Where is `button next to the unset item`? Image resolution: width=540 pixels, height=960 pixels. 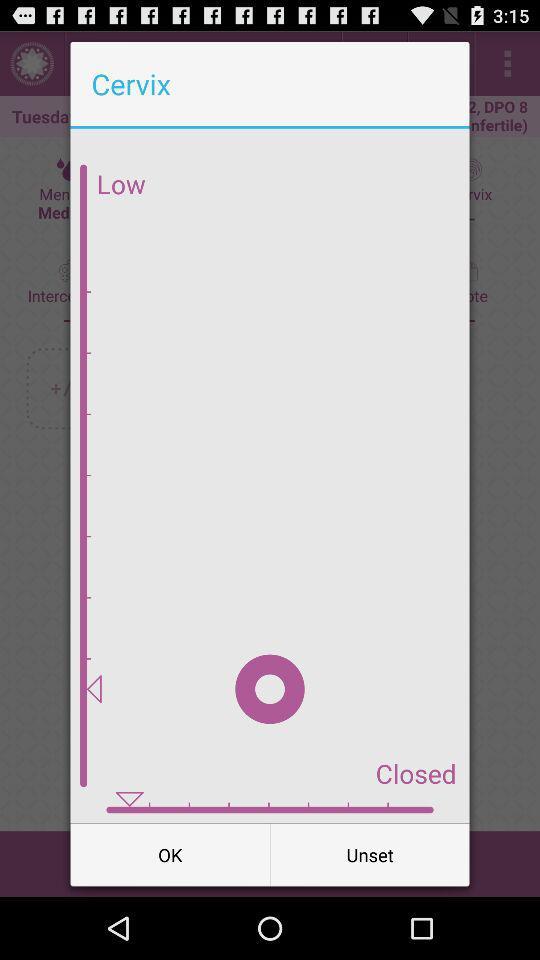 button next to the unset item is located at coordinates (170, 853).